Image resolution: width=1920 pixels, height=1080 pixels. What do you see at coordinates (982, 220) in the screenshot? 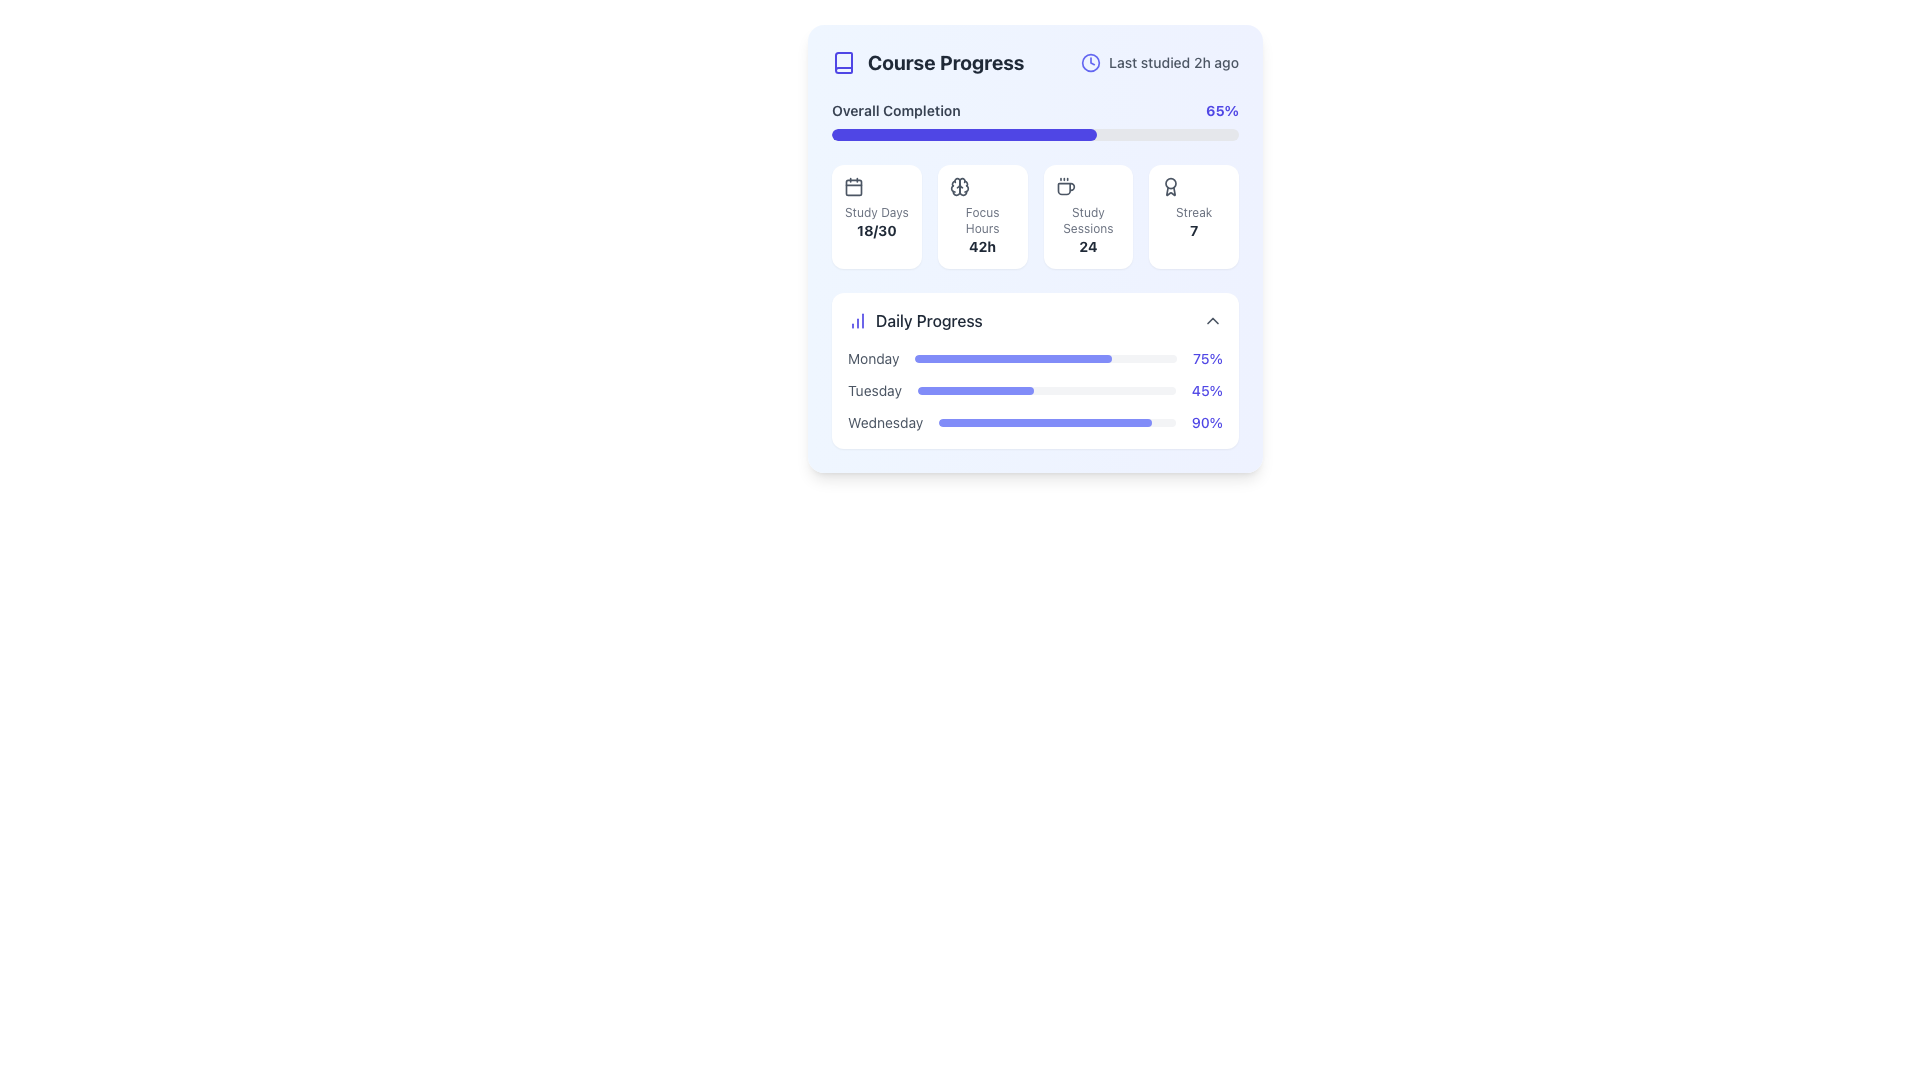
I see `the 'Focus Hours' label that describes the information regarding focused hours spent, positioned above '42h' in the Course Progress dashboard` at bounding box center [982, 220].